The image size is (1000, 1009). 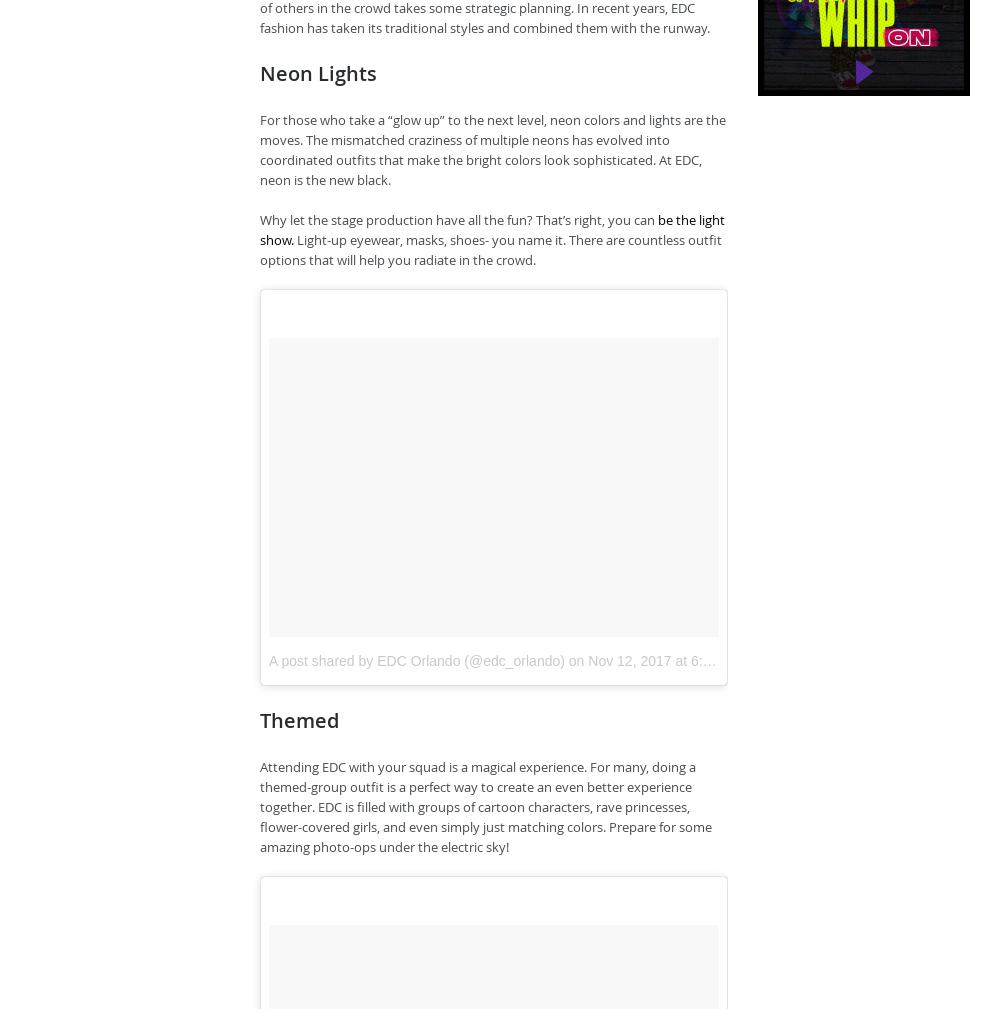 I want to click on 'A post shared by EDC Orlando (@edc_orlando)', so click(x=416, y=659).